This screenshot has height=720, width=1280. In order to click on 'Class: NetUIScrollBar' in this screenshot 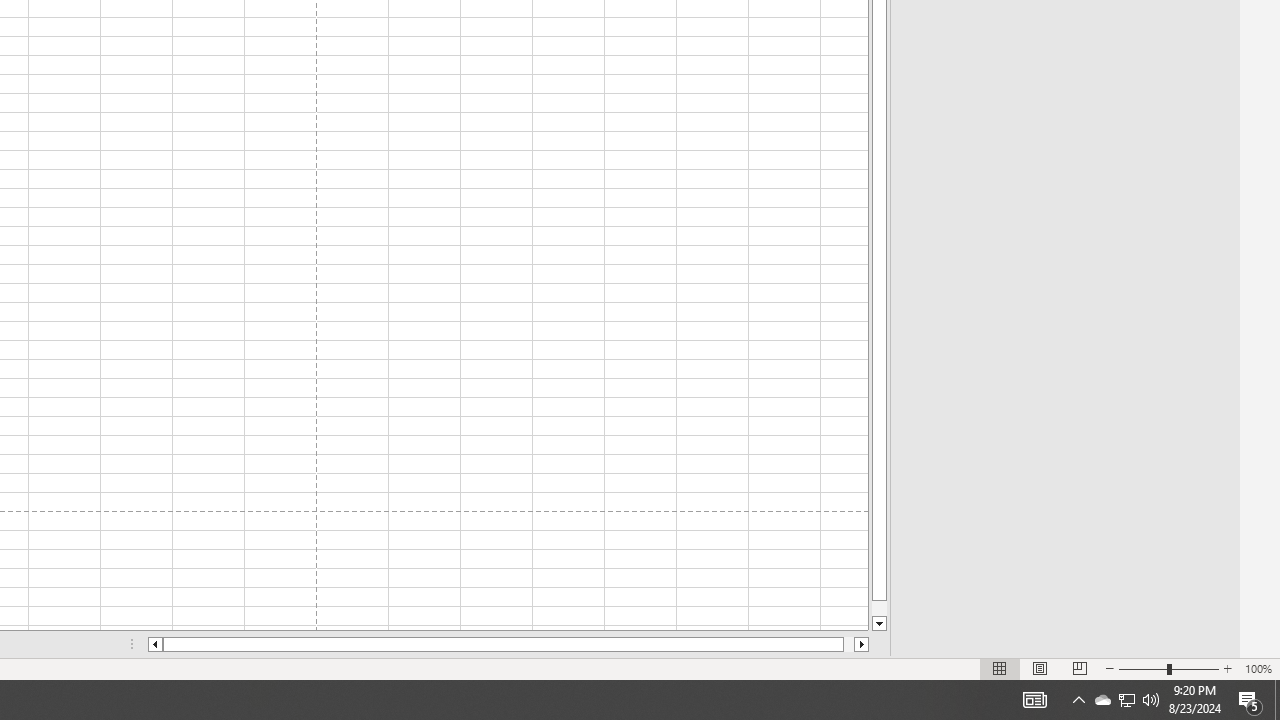, I will do `click(508, 644)`.